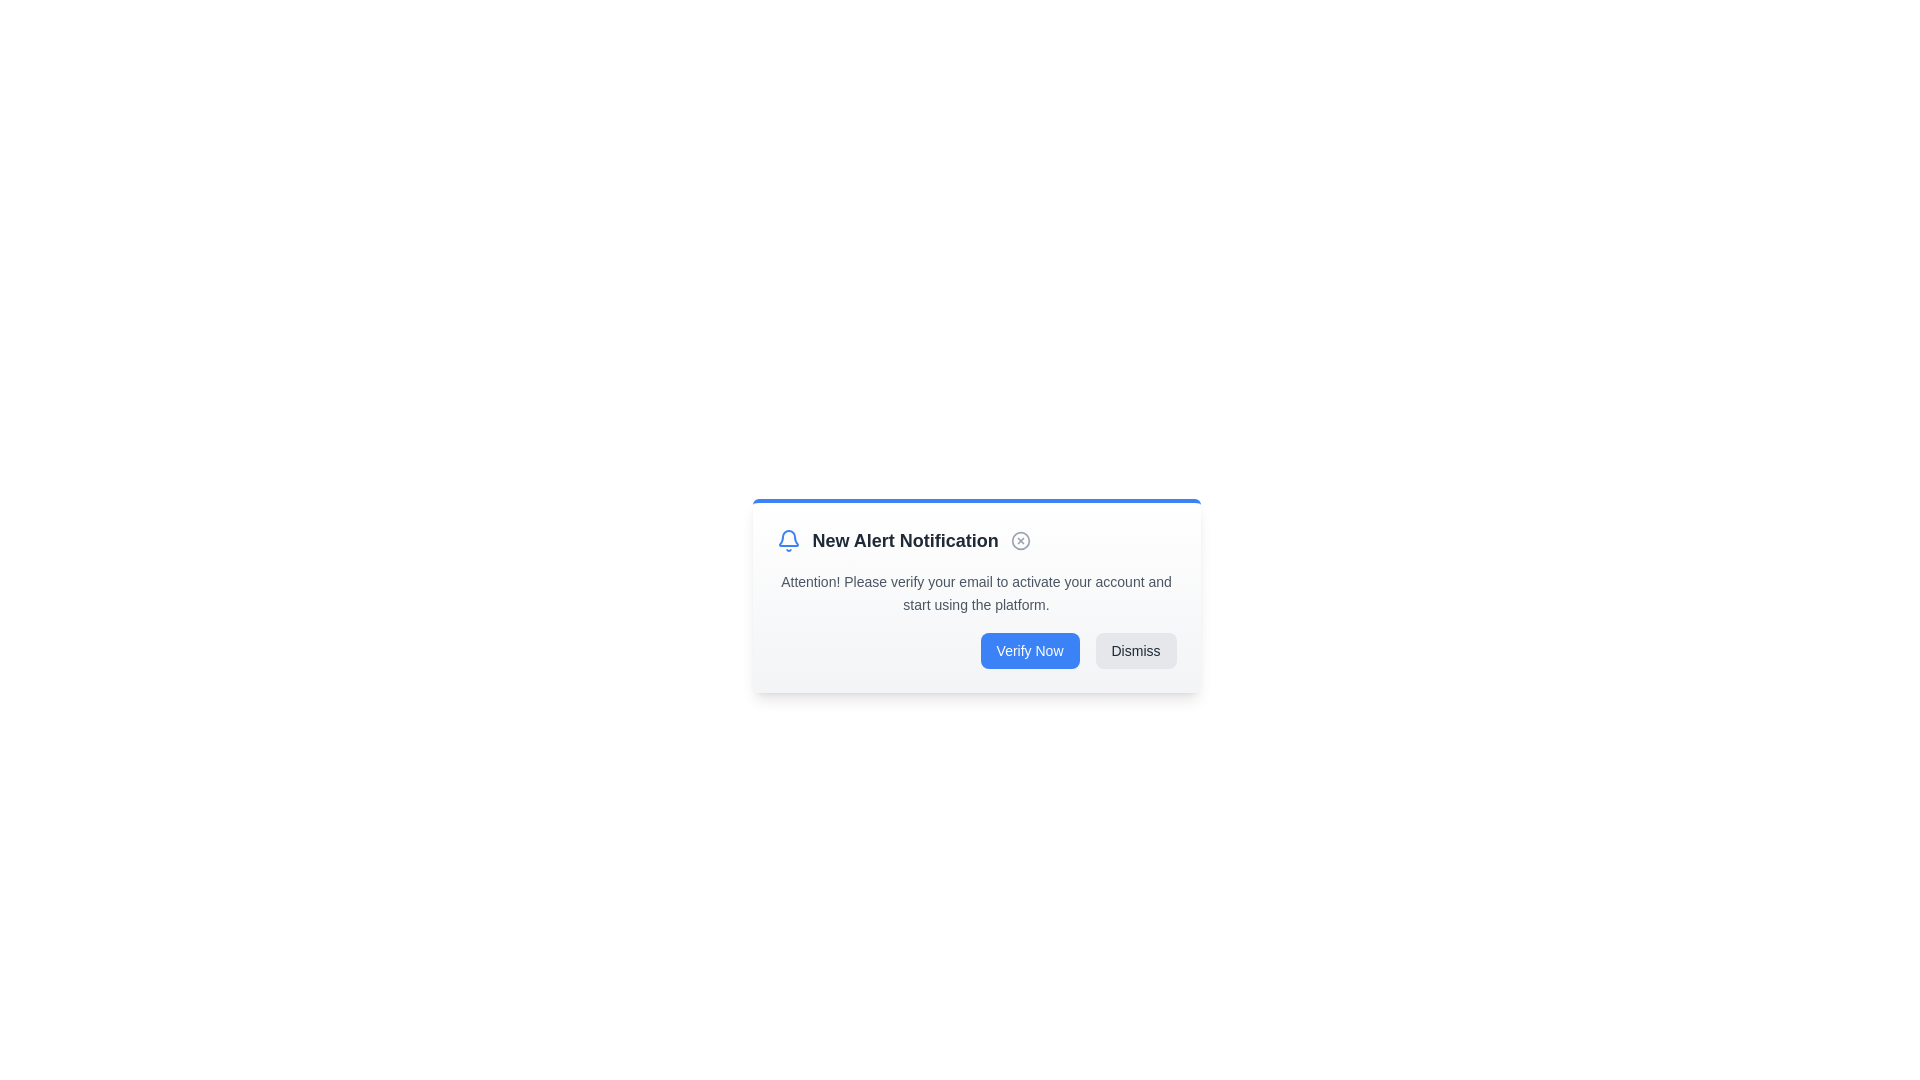 This screenshot has width=1920, height=1080. Describe the element at coordinates (1030, 650) in the screenshot. I see `the email verification button located in the bottom-right section of the notification panel, which is the leftmost button in a group of two buttons` at that location.